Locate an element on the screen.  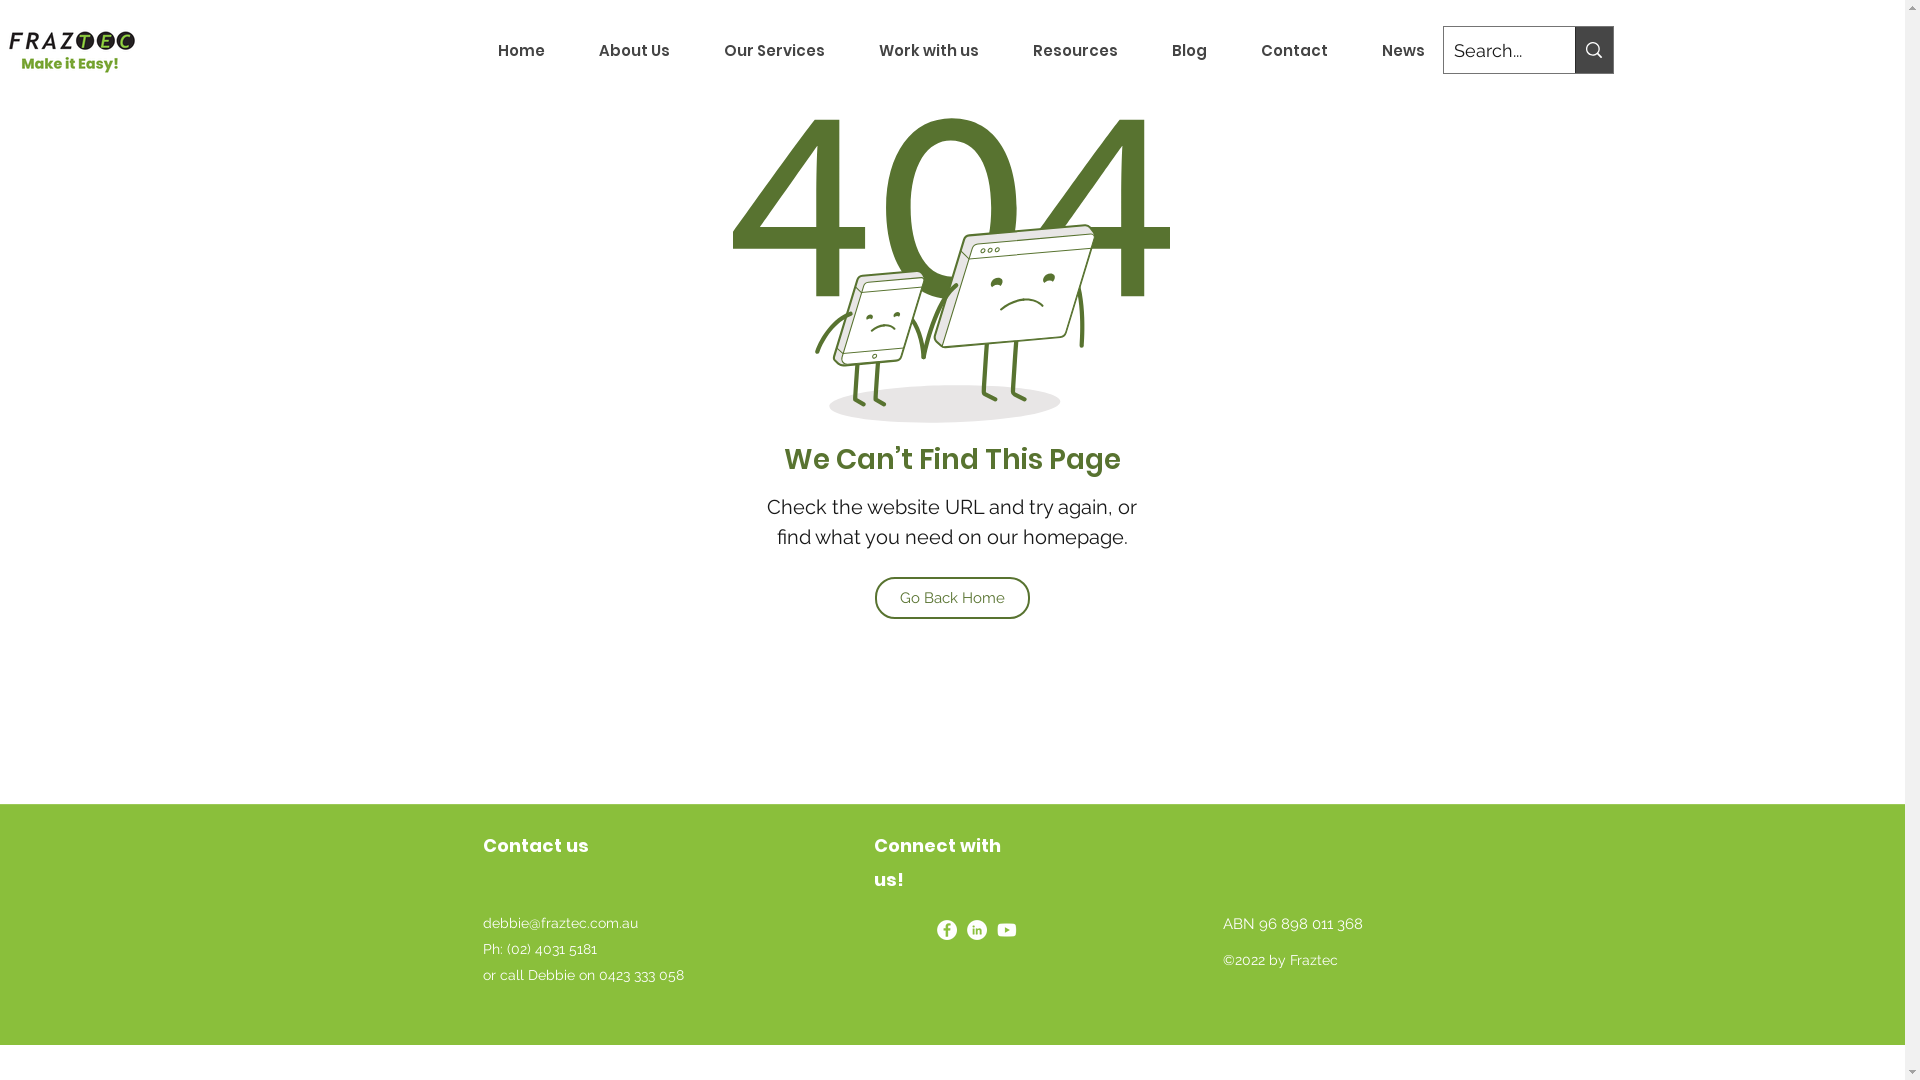
'News' is located at coordinates (1401, 49).